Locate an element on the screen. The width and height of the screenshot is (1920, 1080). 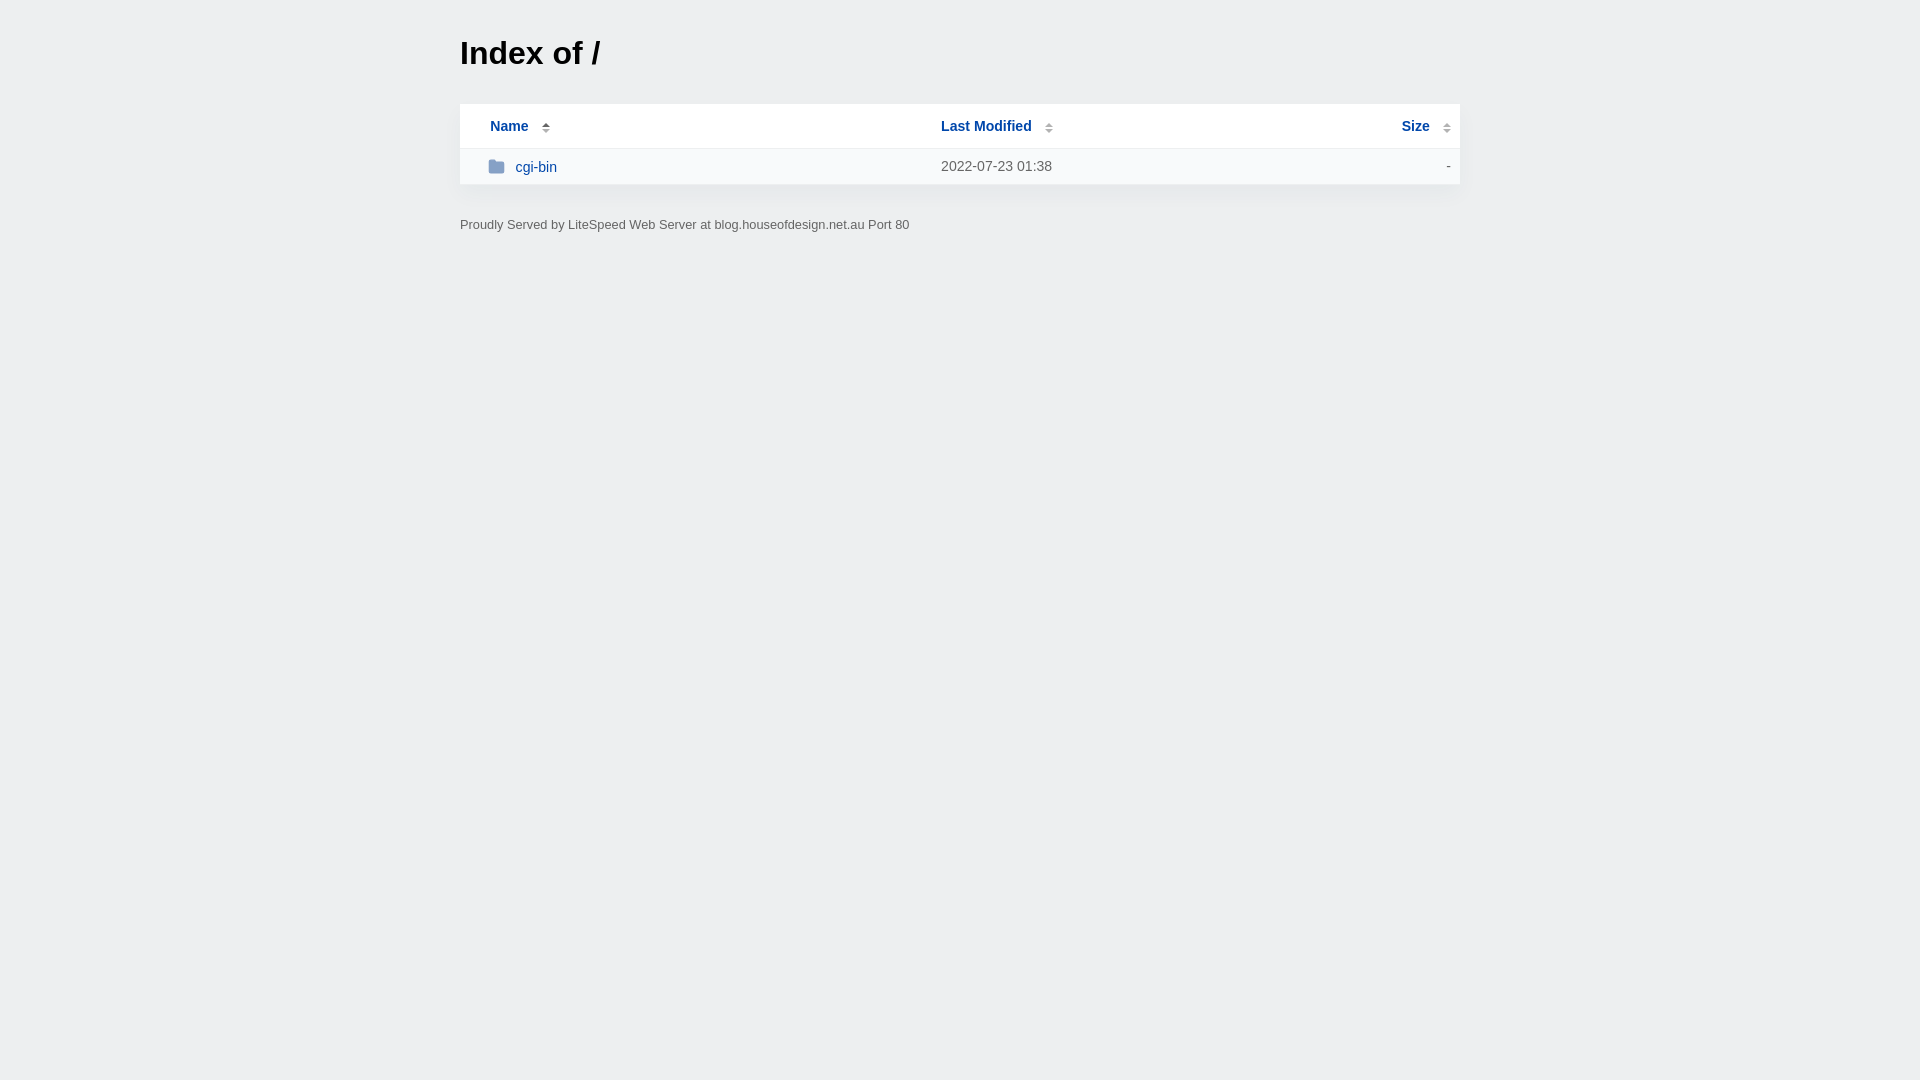
'Size' is located at coordinates (1425, 126).